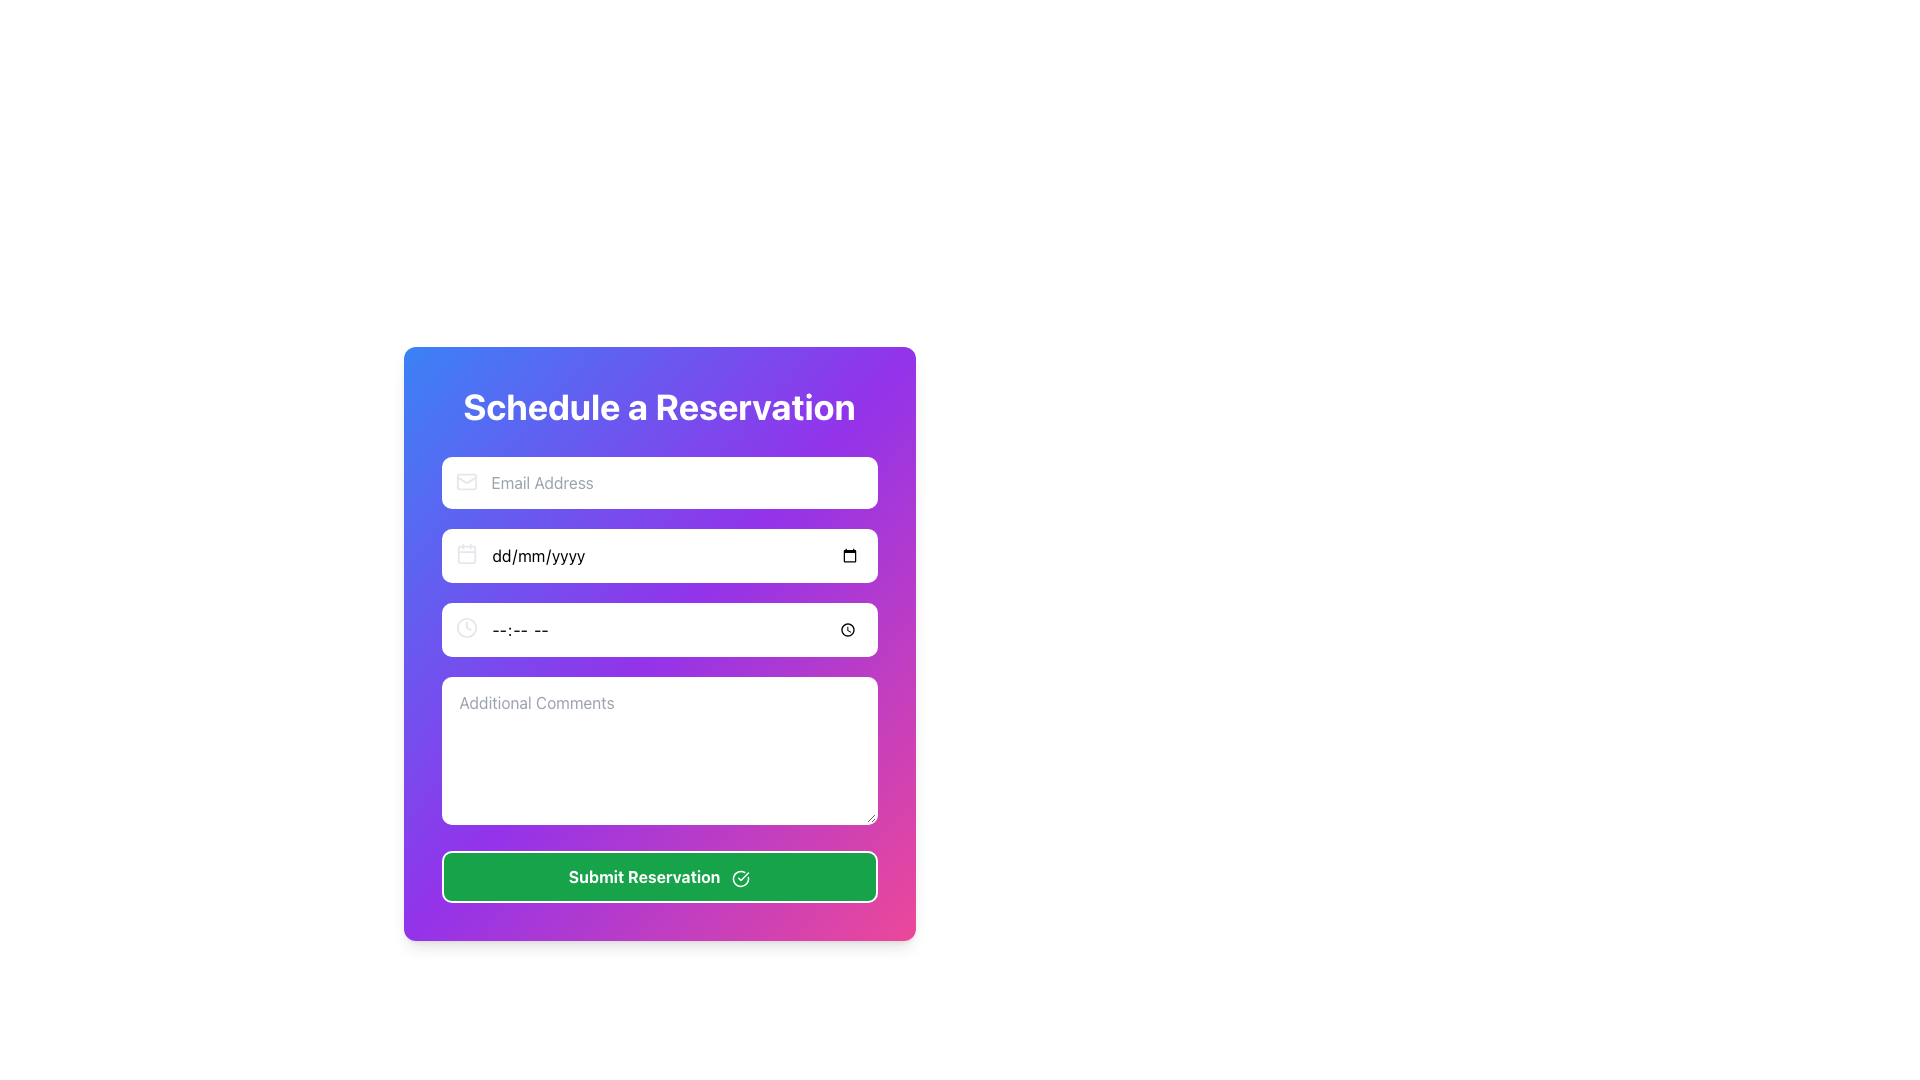 Image resolution: width=1920 pixels, height=1080 pixels. What do you see at coordinates (659, 482) in the screenshot?
I see `the Email Address input field, which is the first interactive element in the 'Schedule a Reservation' form, to potentially display focus effects` at bounding box center [659, 482].